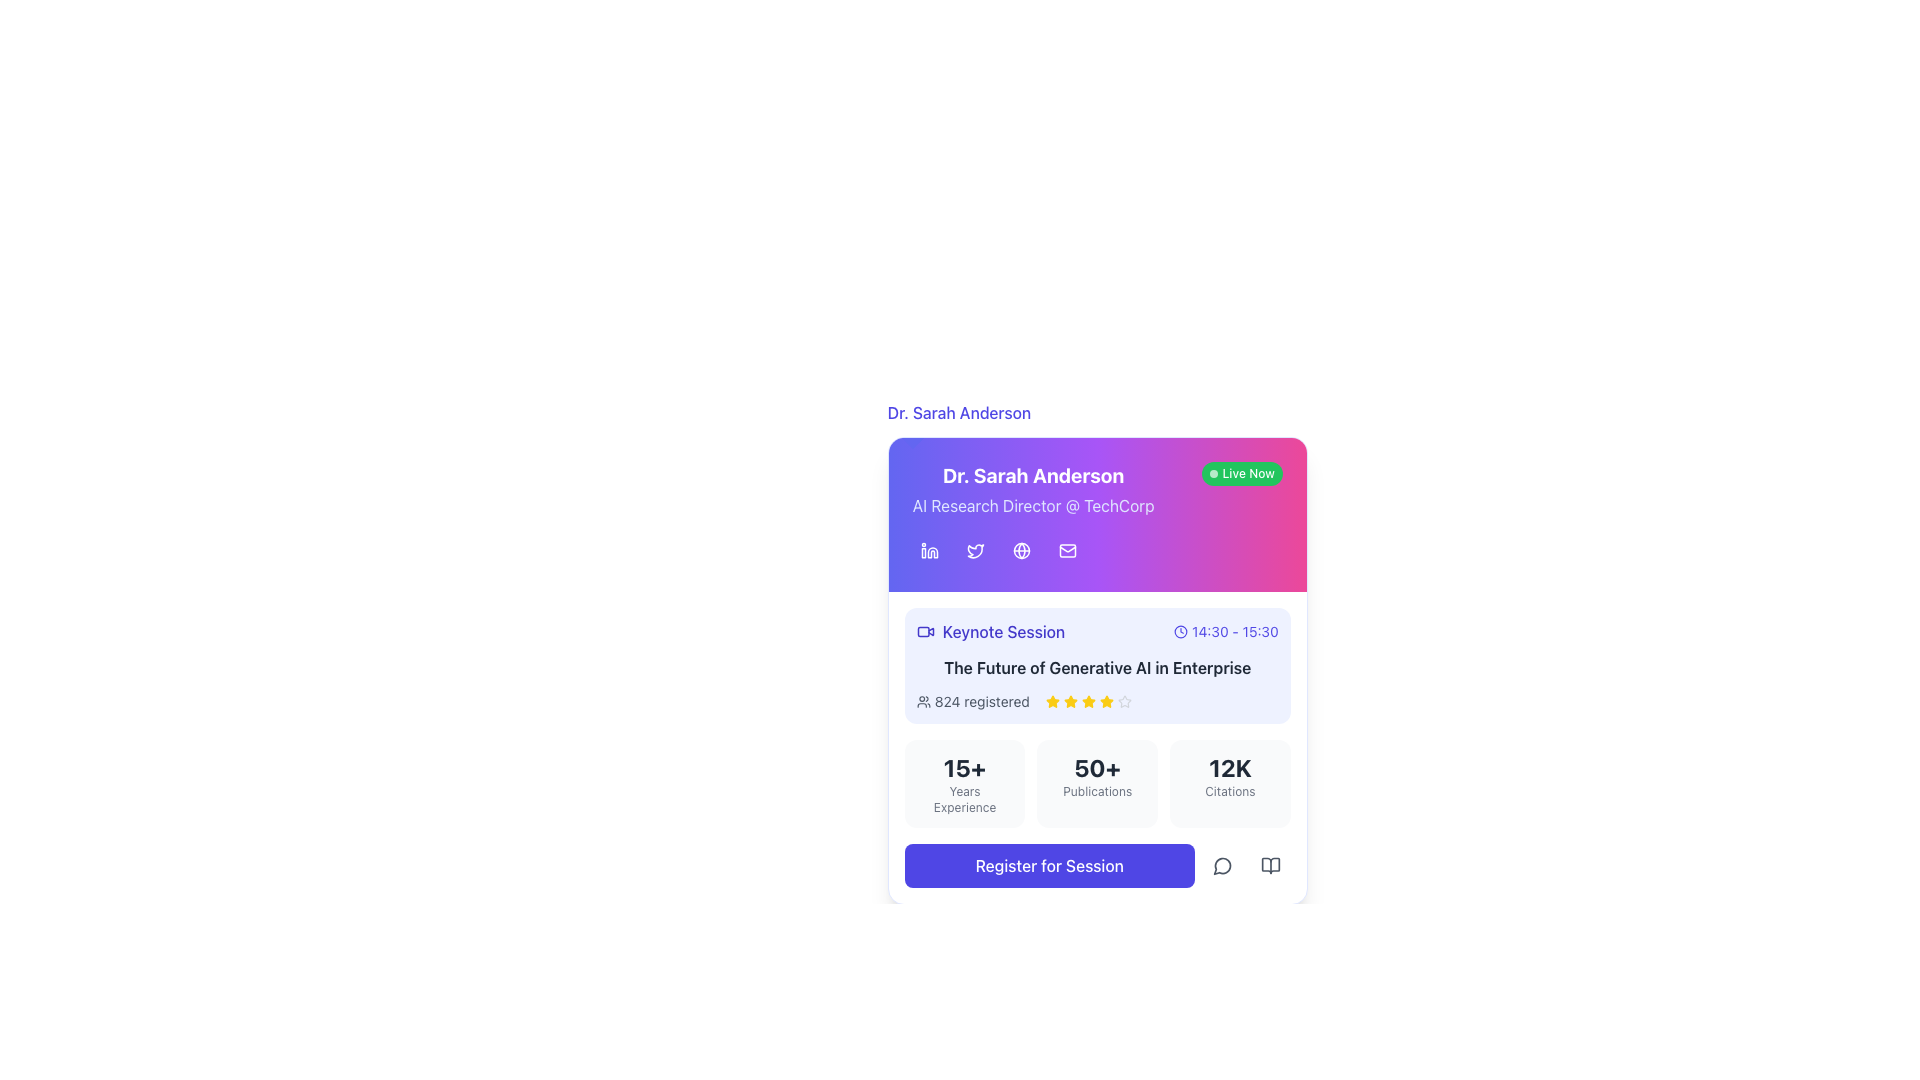 The width and height of the screenshot is (1920, 1080). Describe the element at coordinates (1269, 865) in the screenshot. I see `the open book icon button located at the bottom-right corner of the 'Register for Session' section` at that location.